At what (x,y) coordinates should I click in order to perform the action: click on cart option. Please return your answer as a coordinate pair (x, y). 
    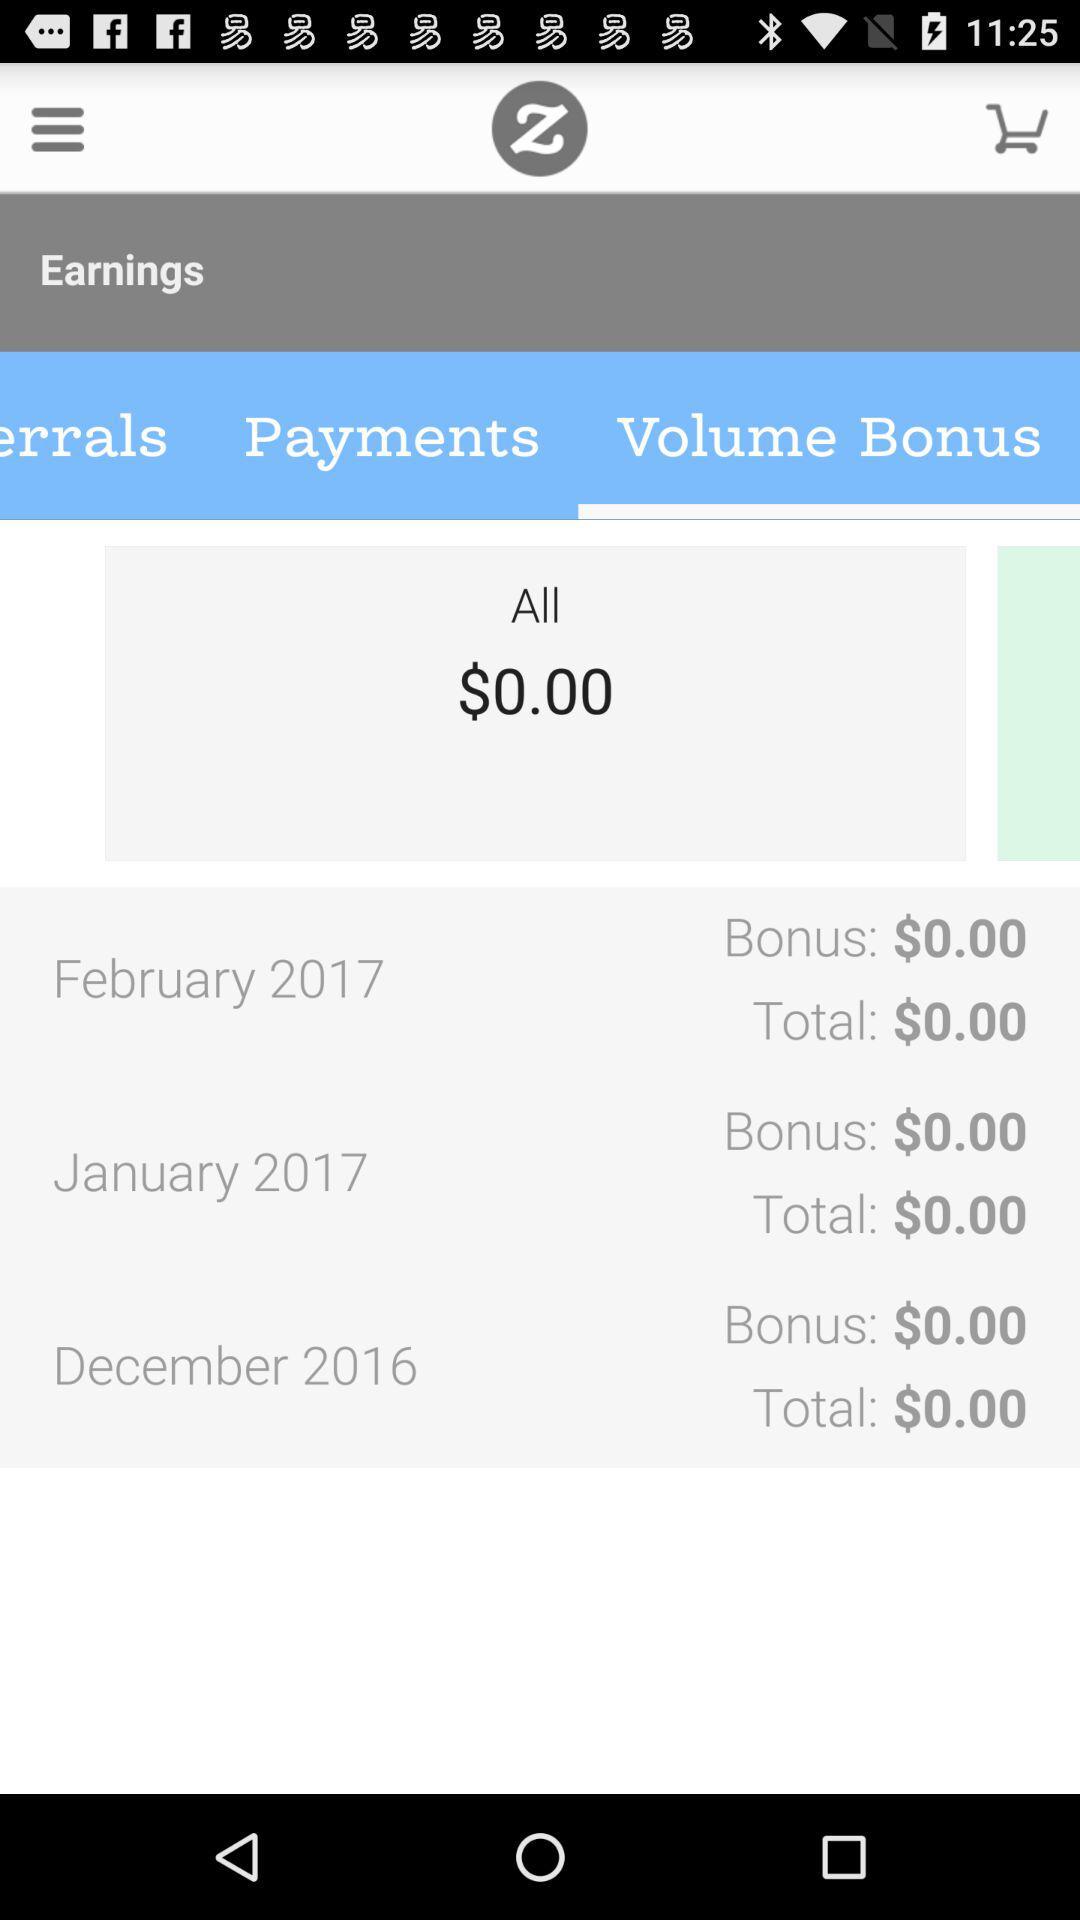
    Looking at the image, I should click on (1017, 127).